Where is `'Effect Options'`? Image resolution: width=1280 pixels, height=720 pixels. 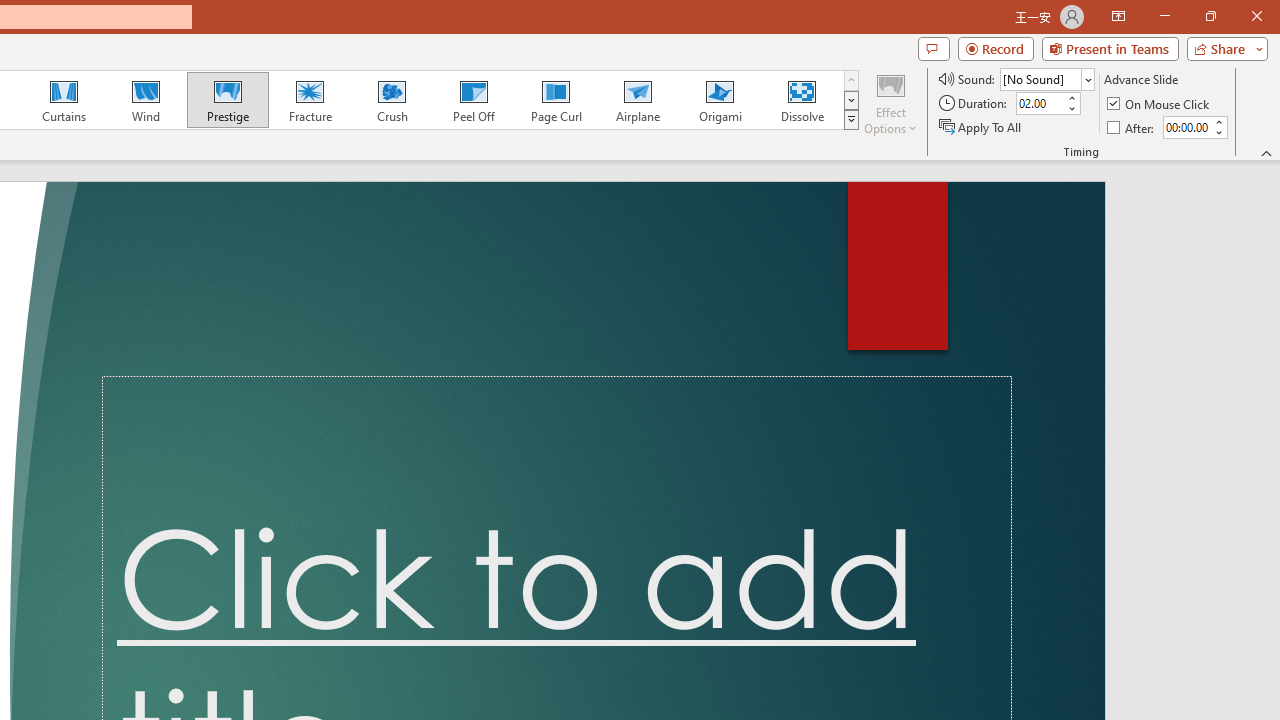 'Effect Options' is located at coordinates (889, 103).